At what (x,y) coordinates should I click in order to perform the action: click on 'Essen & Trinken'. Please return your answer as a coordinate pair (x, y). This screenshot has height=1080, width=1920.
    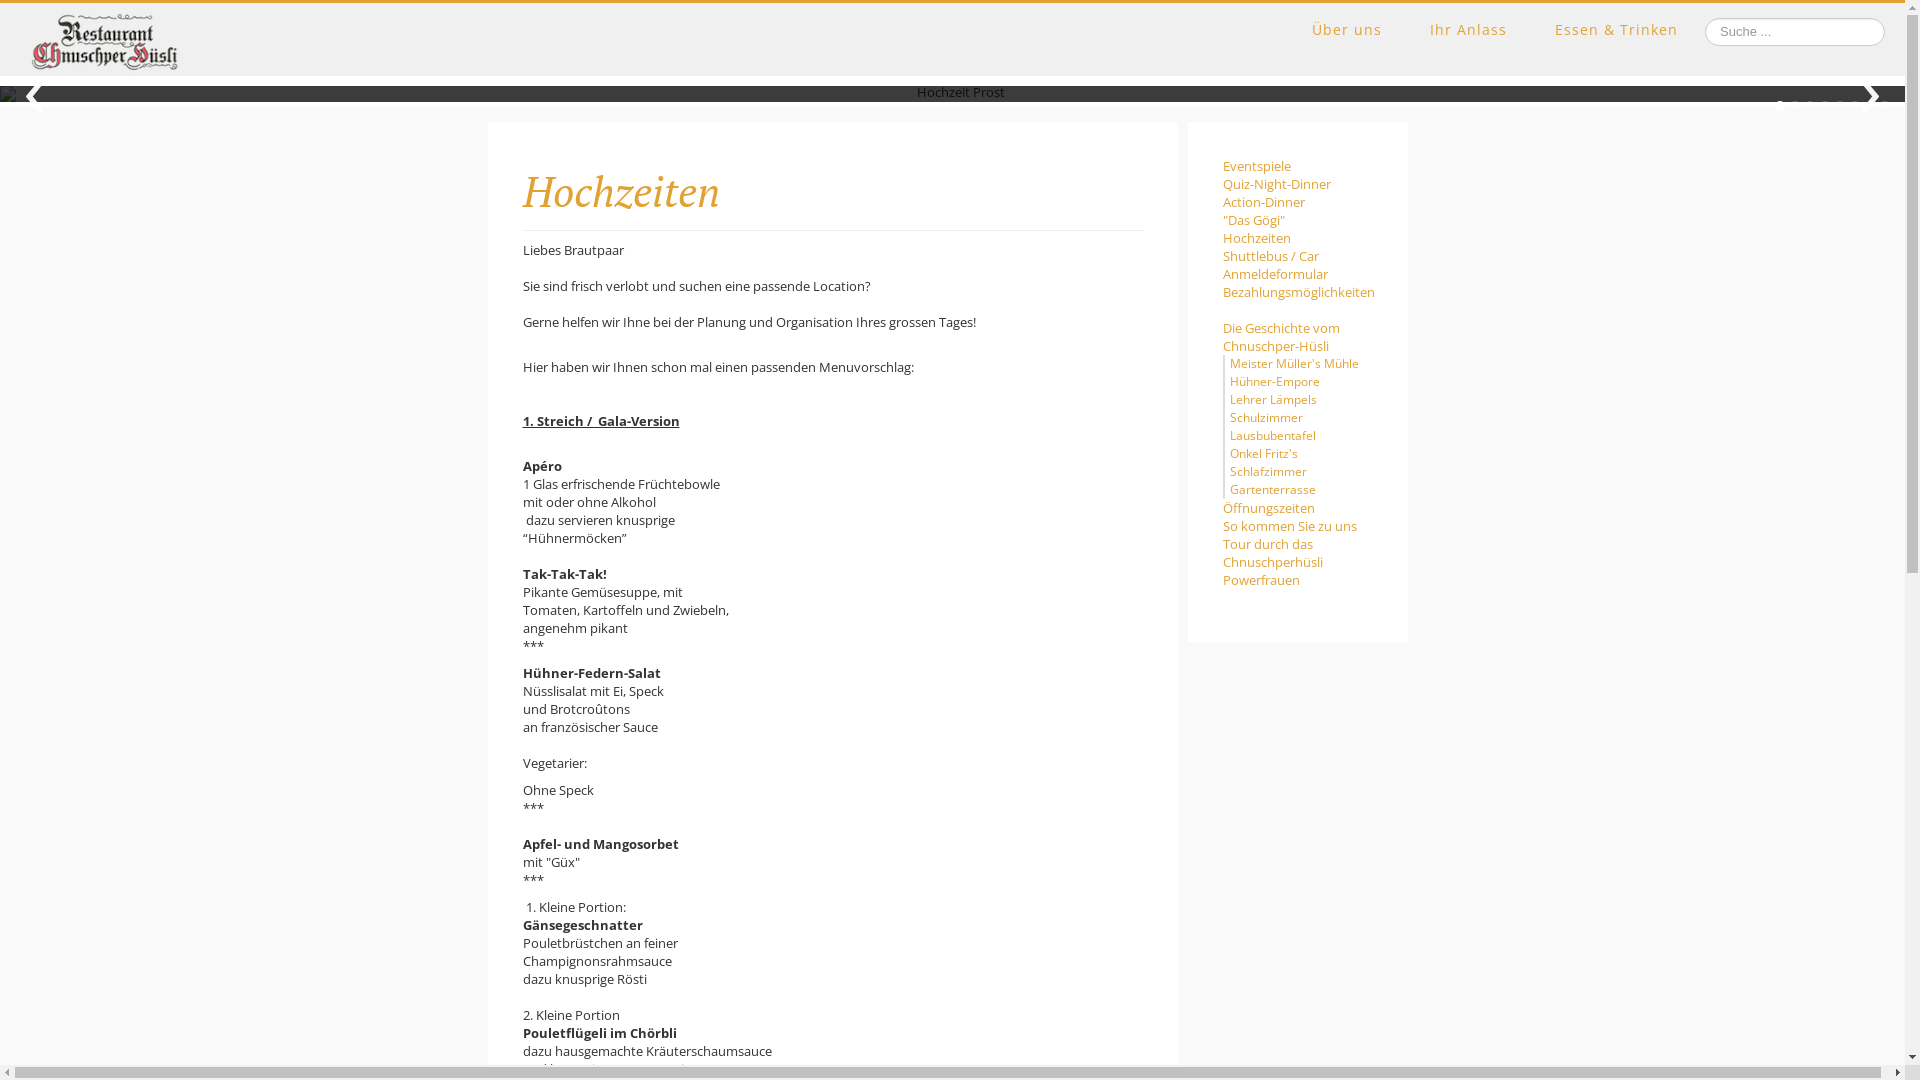
    Looking at the image, I should click on (1554, 30).